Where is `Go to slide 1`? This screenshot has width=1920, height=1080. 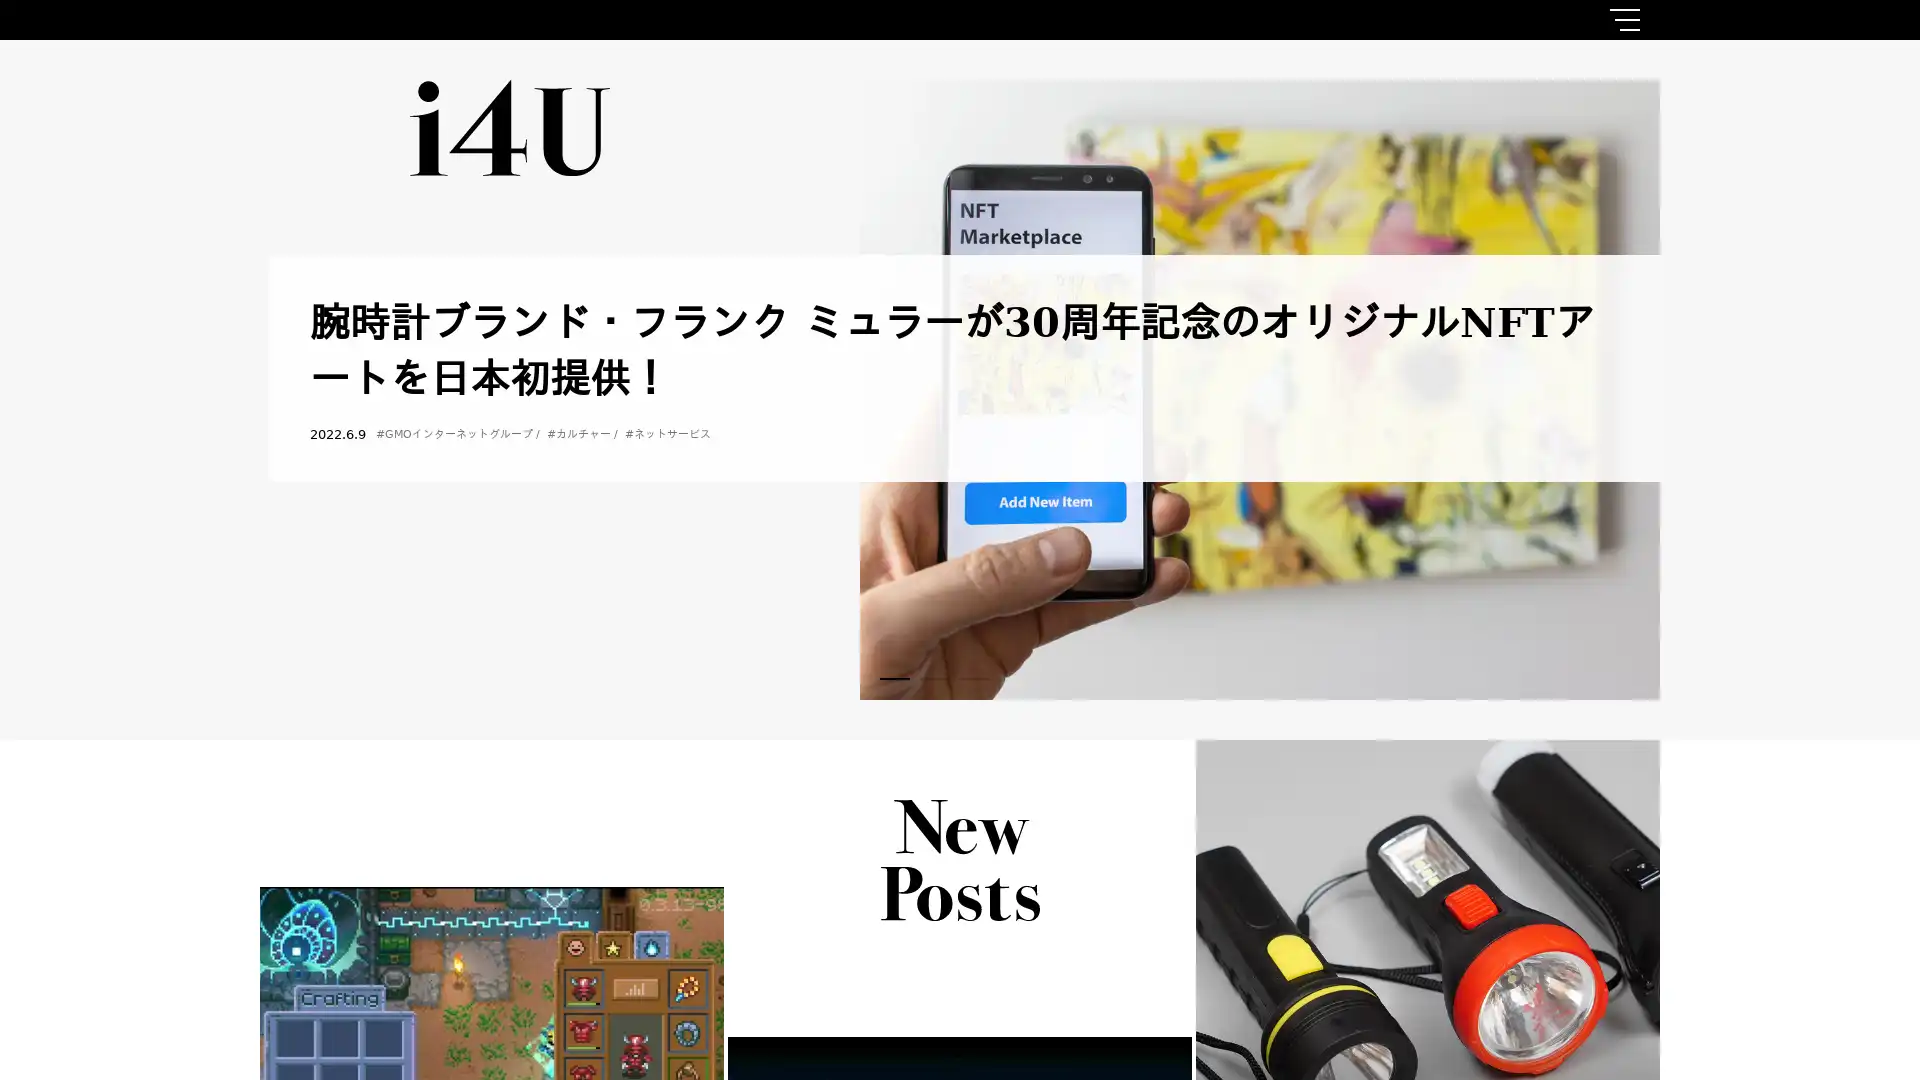
Go to slide 1 is located at coordinates (893, 677).